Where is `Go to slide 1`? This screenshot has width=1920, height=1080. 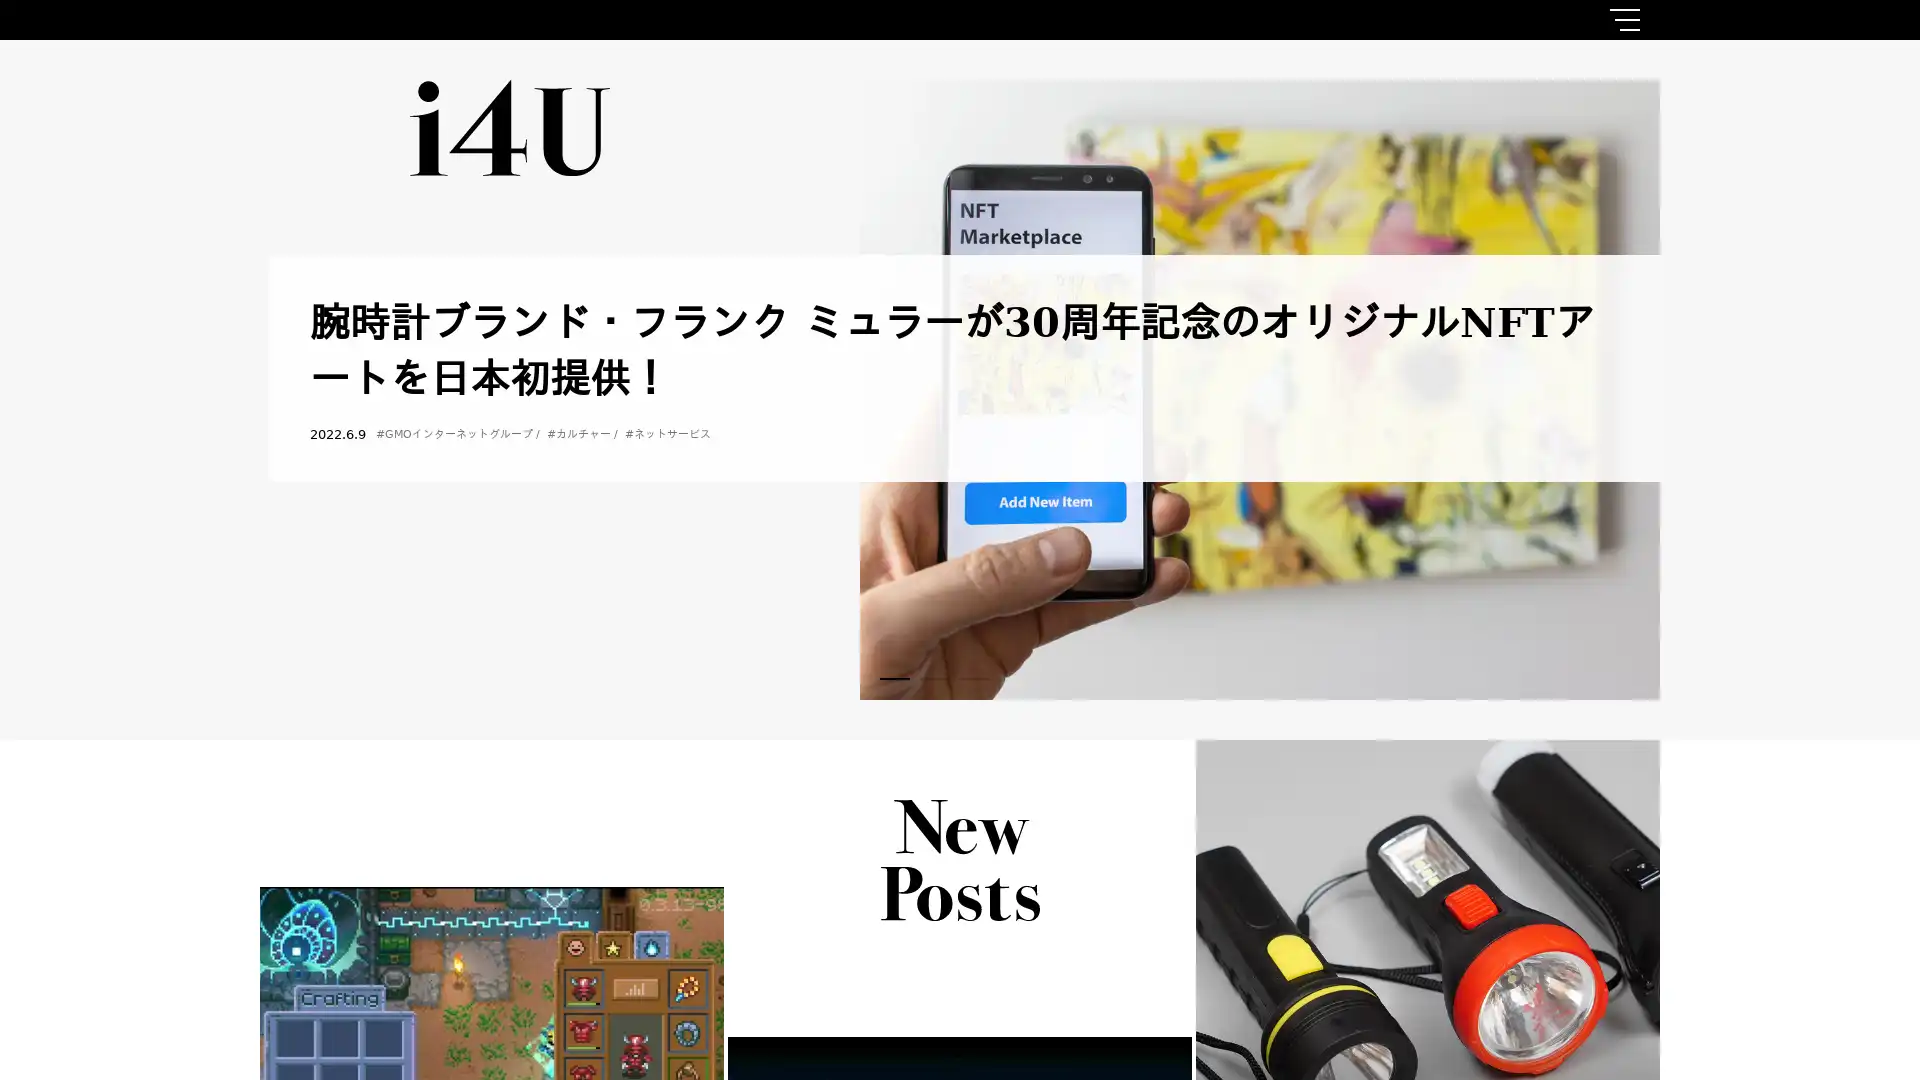
Go to slide 1 is located at coordinates (893, 677).